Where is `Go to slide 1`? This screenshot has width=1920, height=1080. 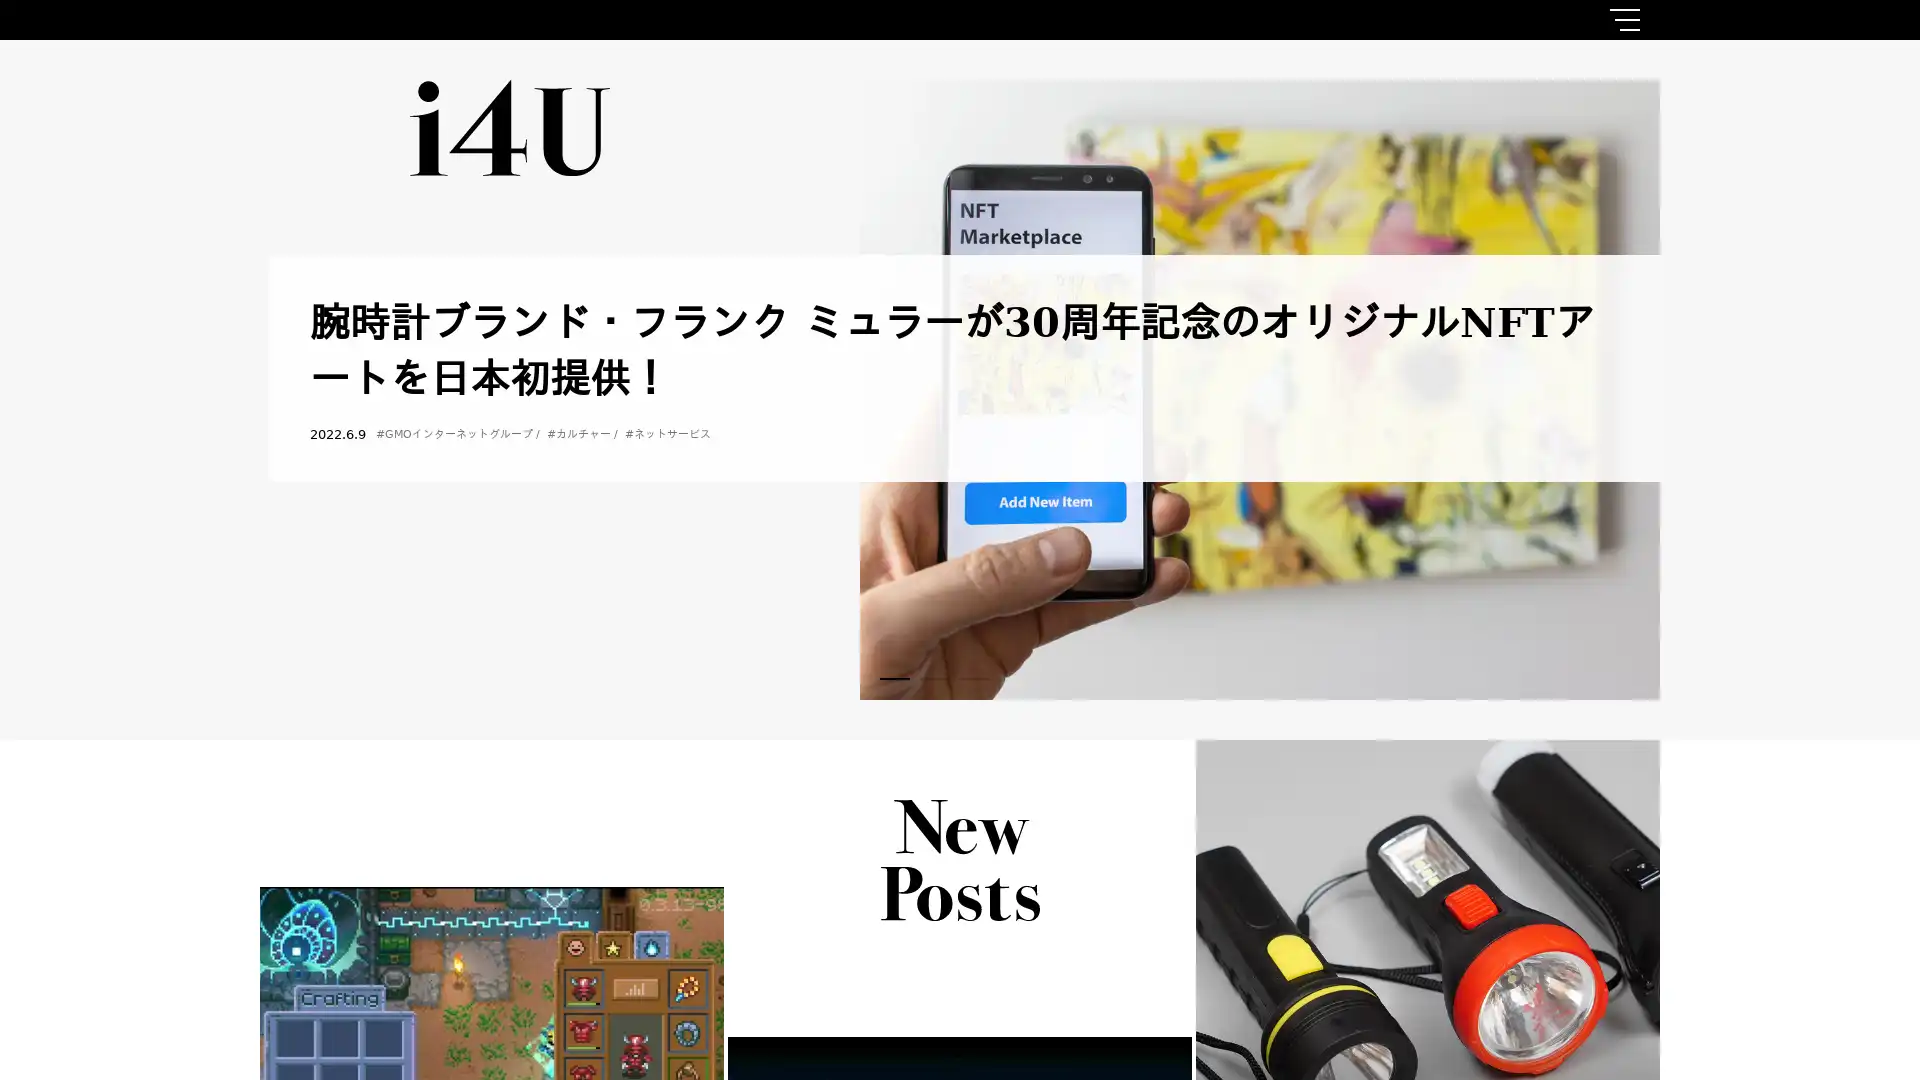
Go to slide 1 is located at coordinates (893, 677).